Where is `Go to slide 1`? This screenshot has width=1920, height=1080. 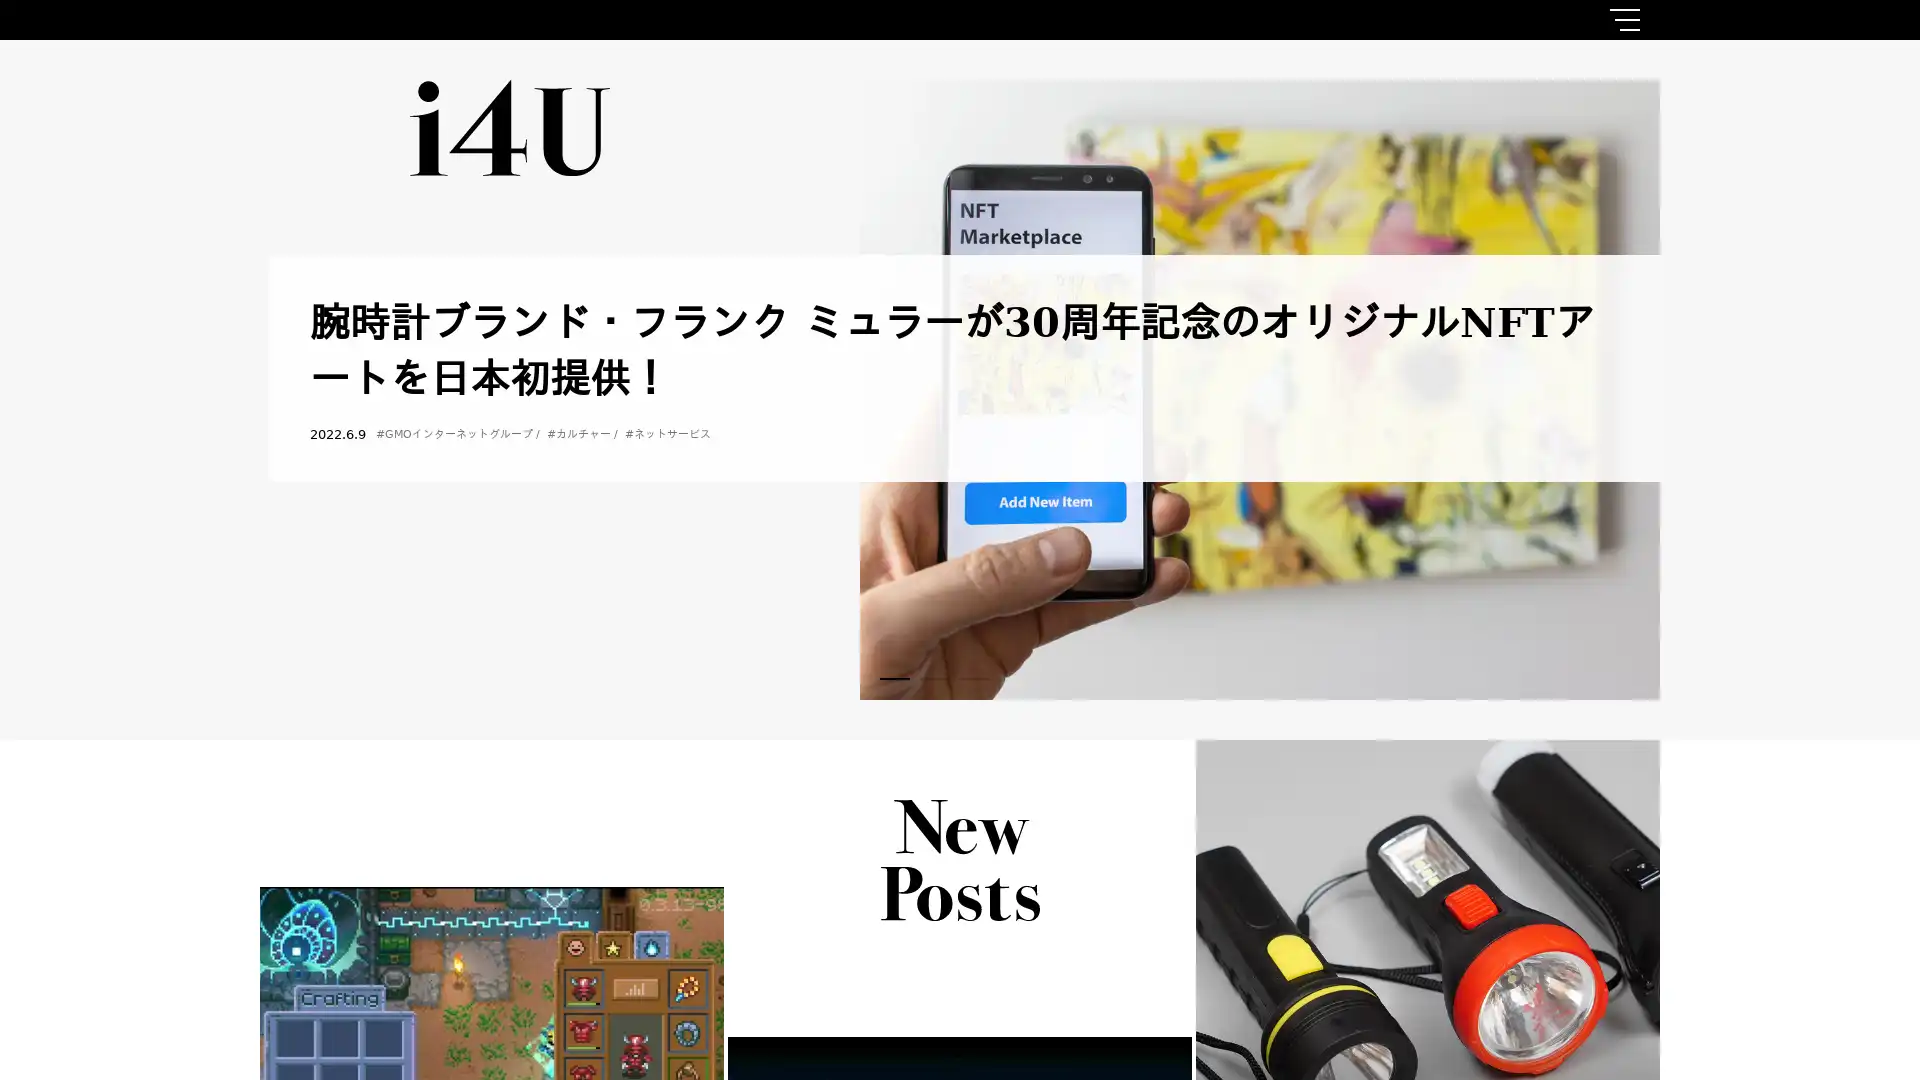
Go to slide 1 is located at coordinates (893, 677).